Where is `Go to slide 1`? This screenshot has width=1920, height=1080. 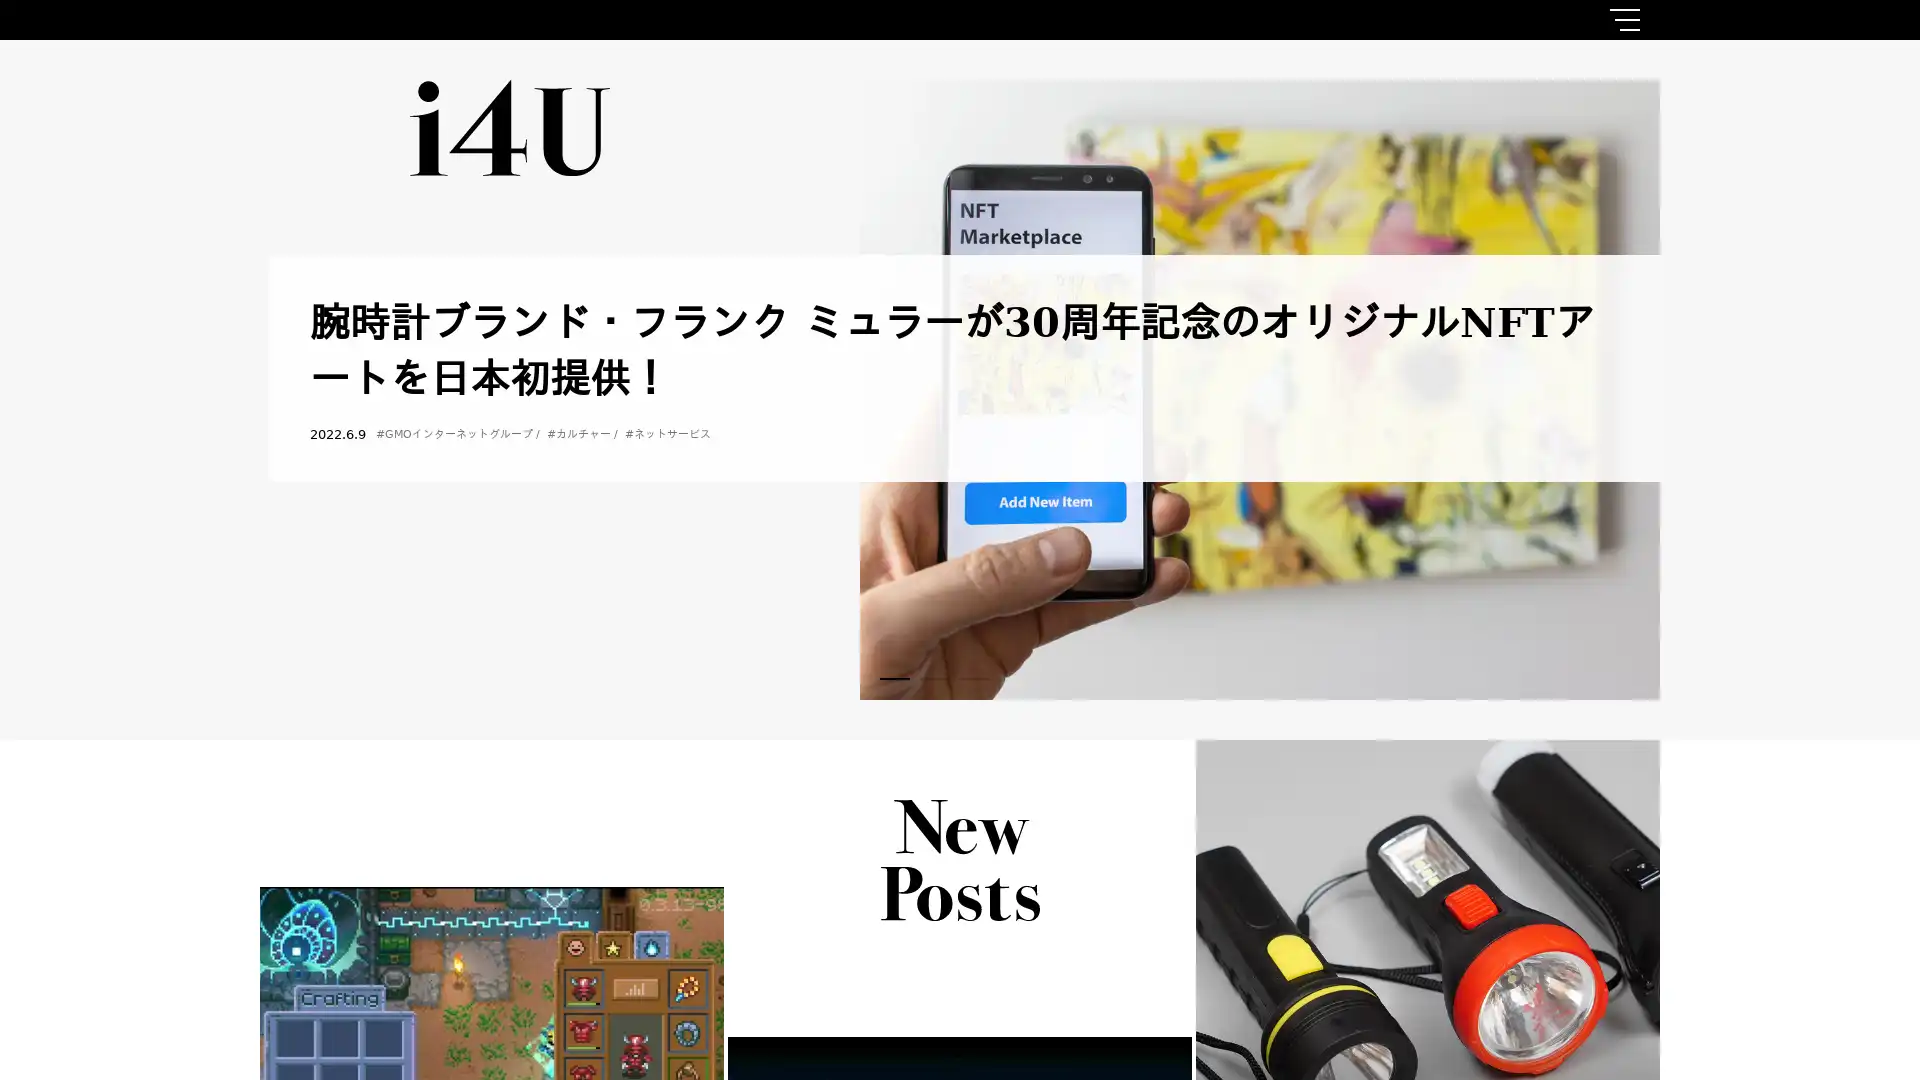
Go to slide 1 is located at coordinates (893, 677).